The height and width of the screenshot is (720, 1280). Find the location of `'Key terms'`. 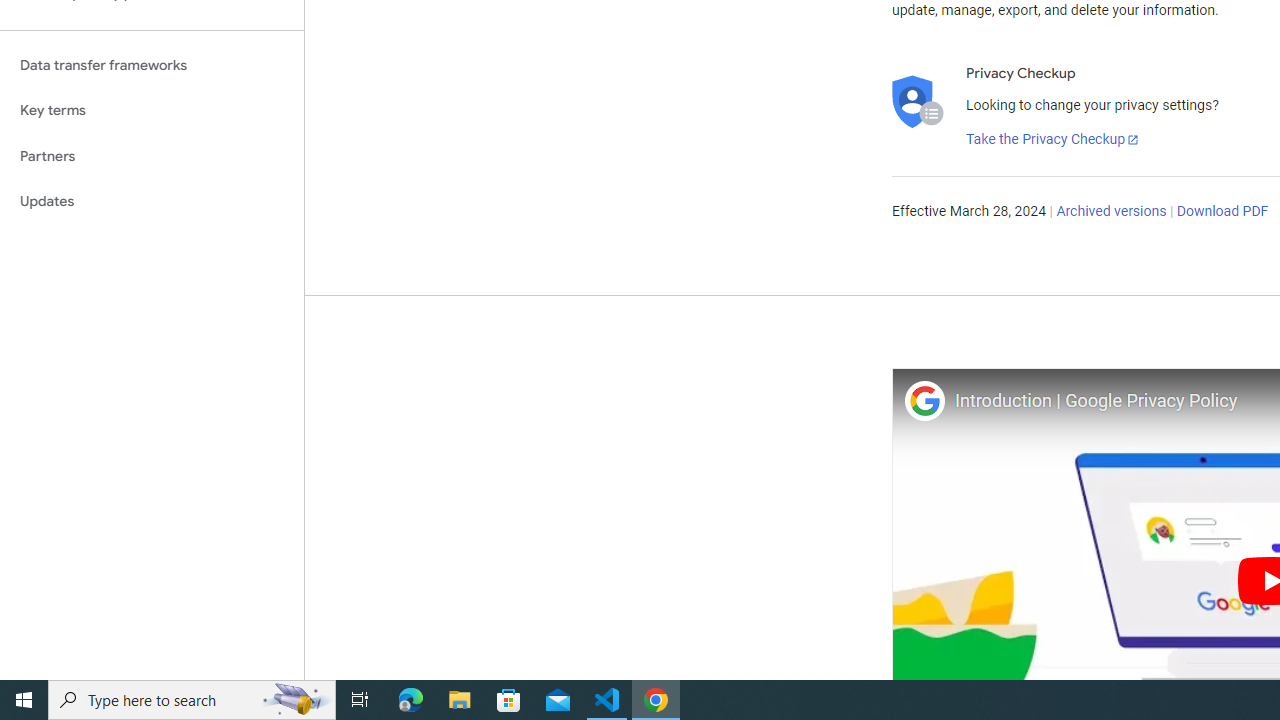

'Key terms' is located at coordinates (151, 110).